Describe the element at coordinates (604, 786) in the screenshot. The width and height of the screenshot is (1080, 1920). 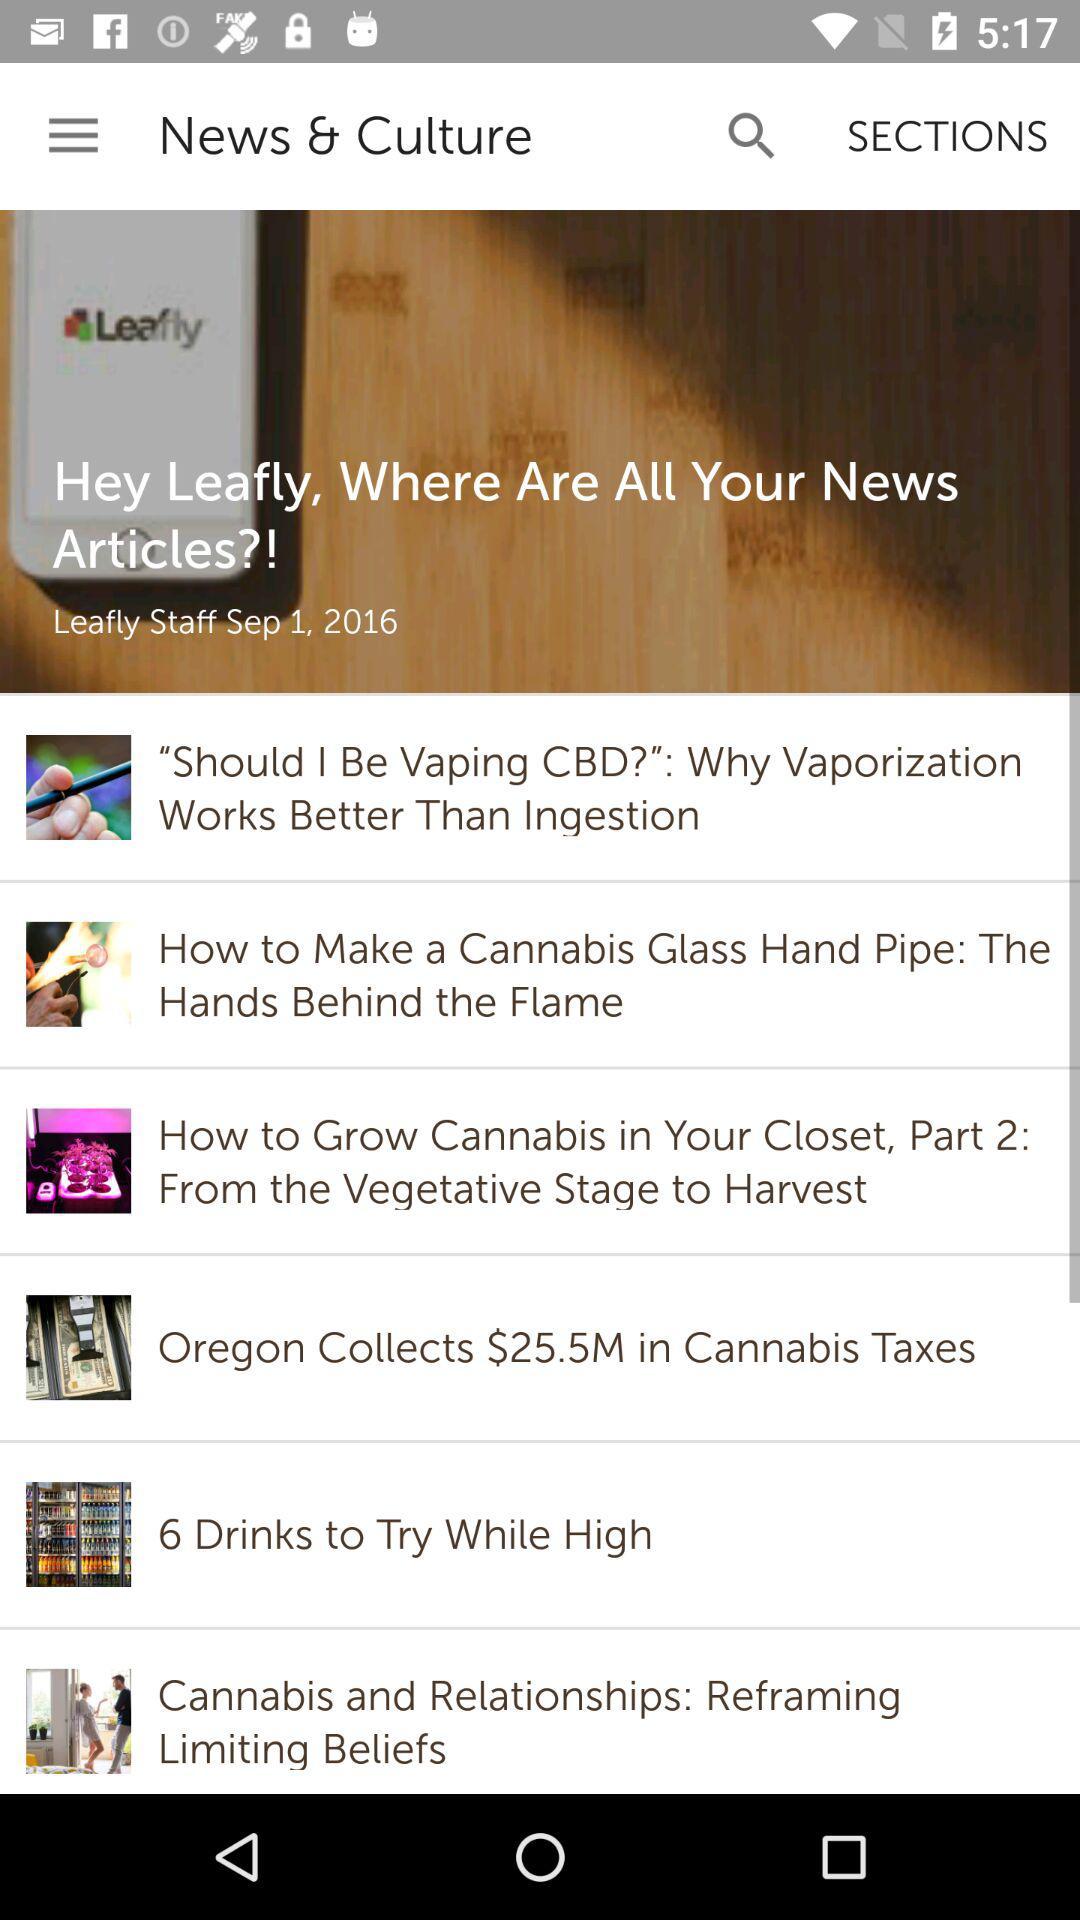
I see `should i be` at that location.